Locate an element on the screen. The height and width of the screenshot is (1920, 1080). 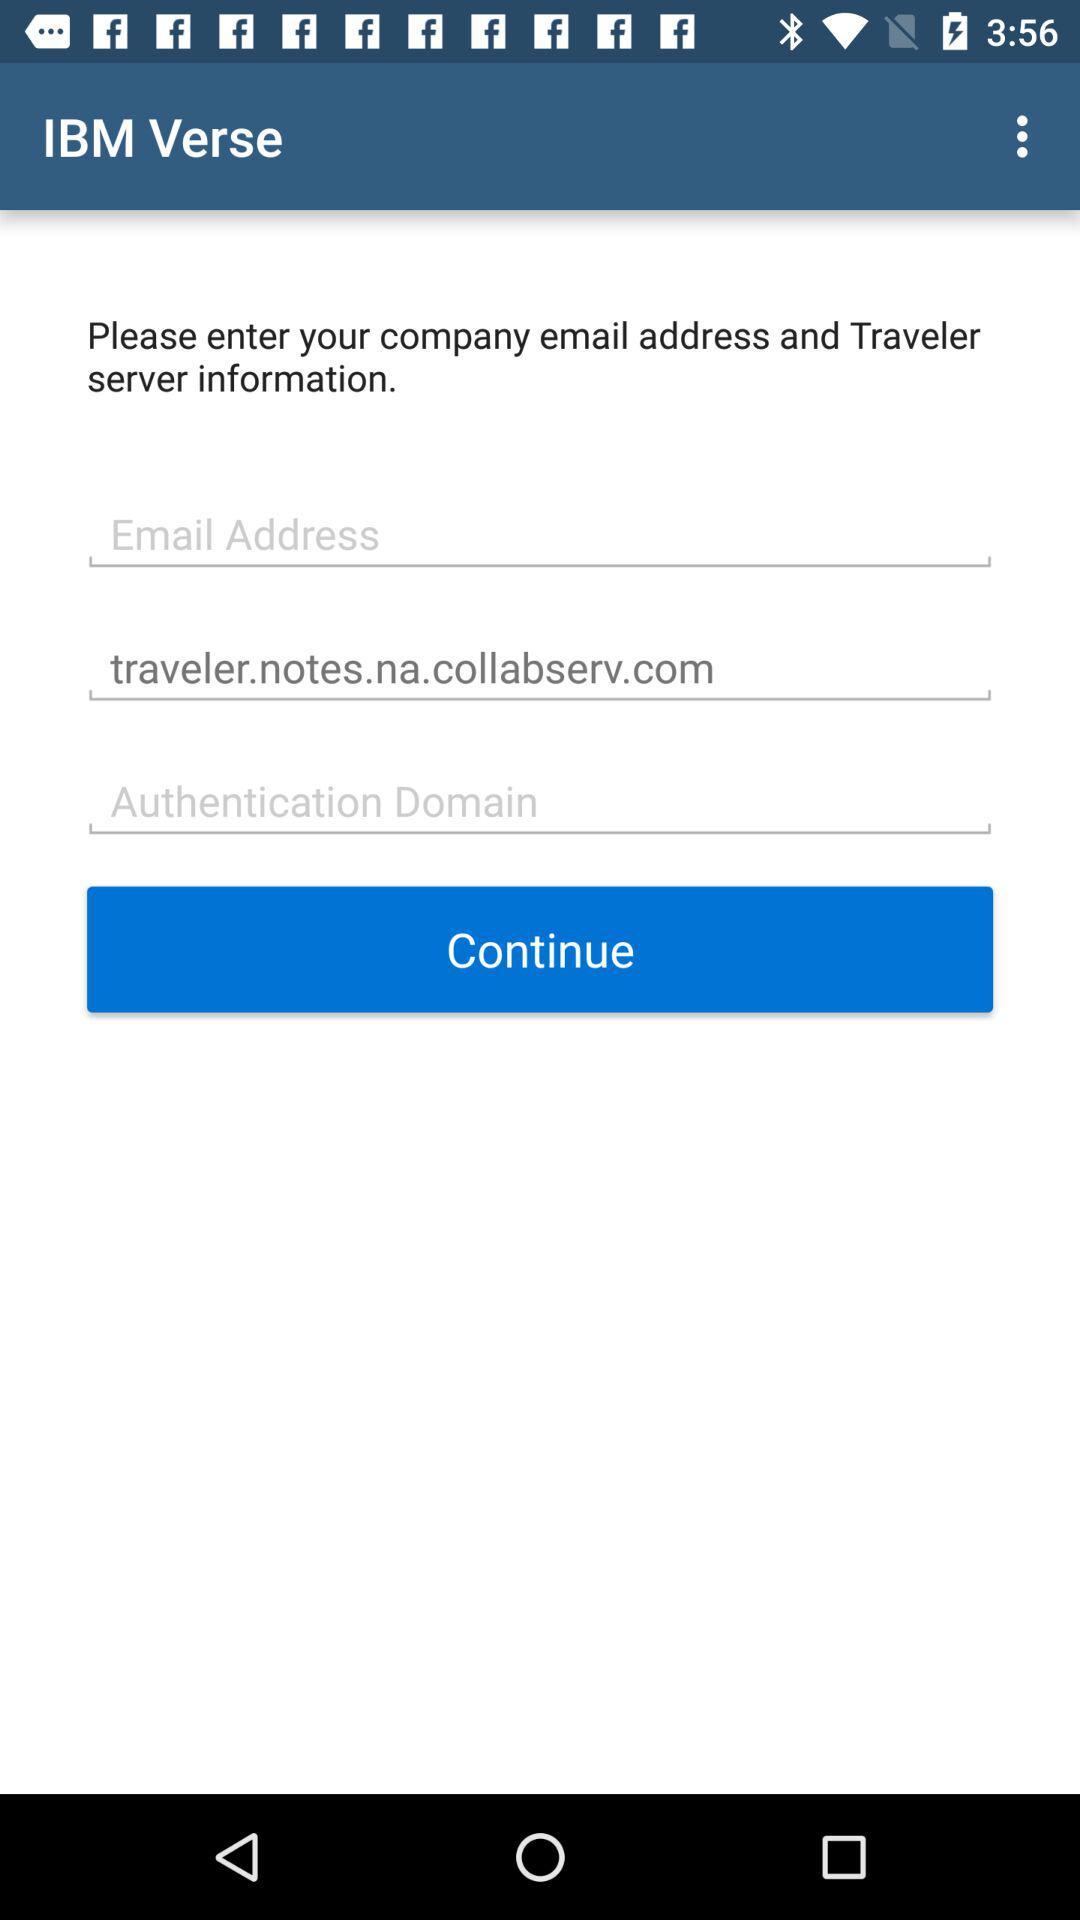
the continue item is located at coordinates (540, 948).